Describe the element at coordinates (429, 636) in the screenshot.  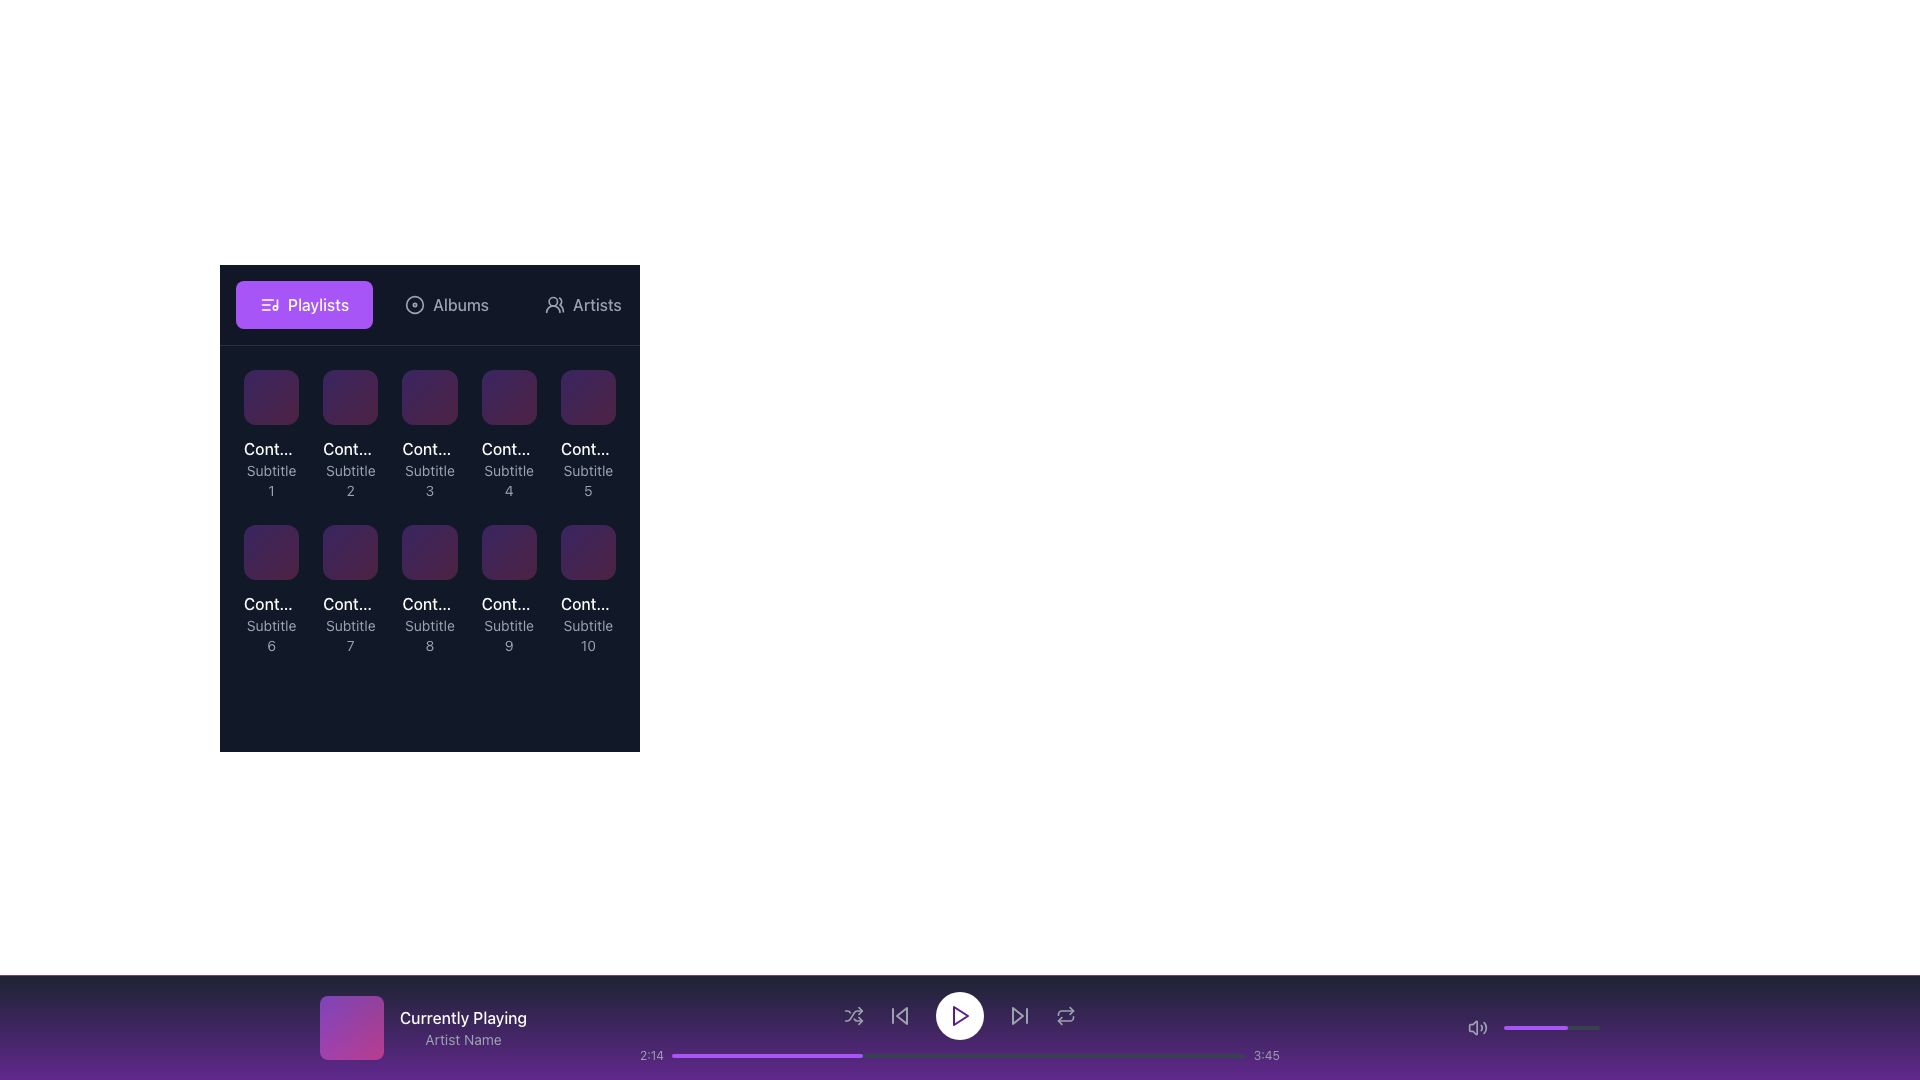
I see `the text element displaying 'Subtitle 8', which is part of the eighth card in a grid layout, located at the bottom of the paired title-subtitle group titled 'Content Title 8'` at that location.